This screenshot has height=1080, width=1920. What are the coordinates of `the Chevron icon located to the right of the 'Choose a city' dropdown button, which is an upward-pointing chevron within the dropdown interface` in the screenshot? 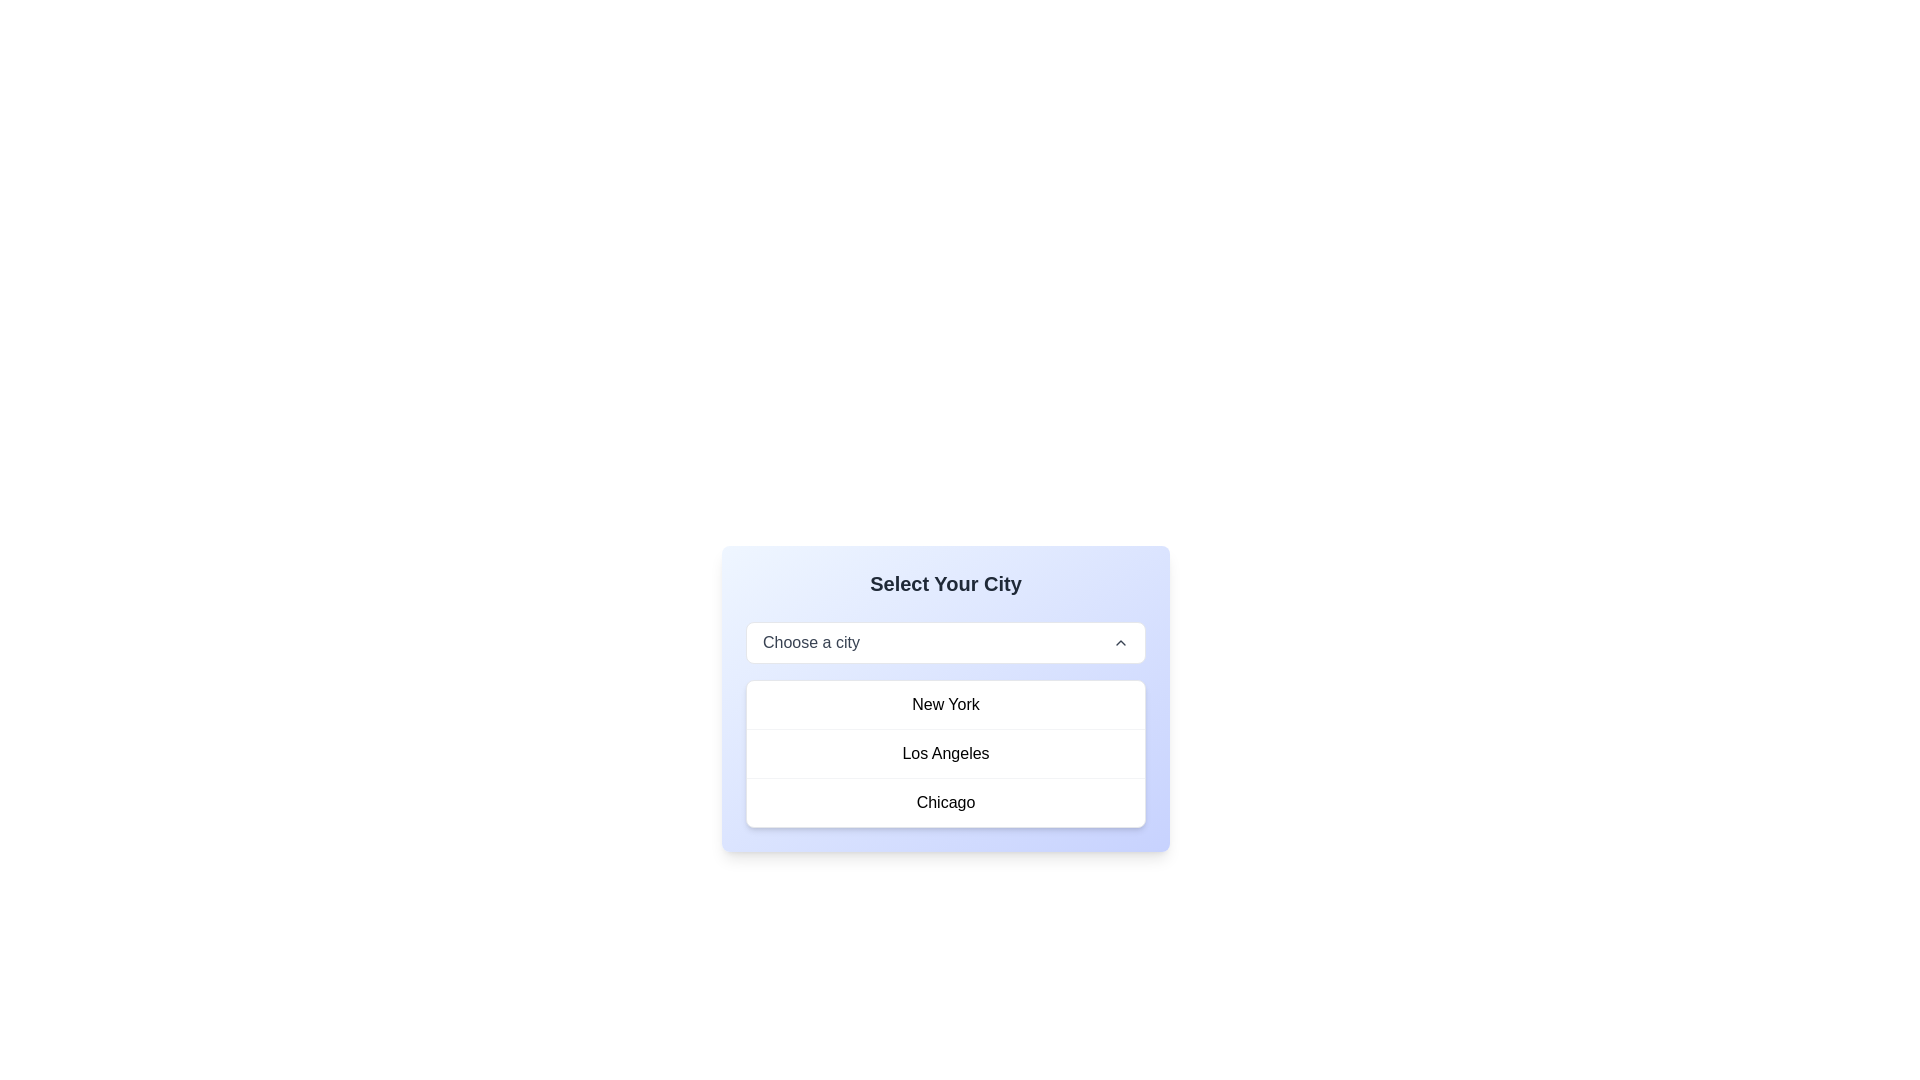 It's located at (1121, 643).